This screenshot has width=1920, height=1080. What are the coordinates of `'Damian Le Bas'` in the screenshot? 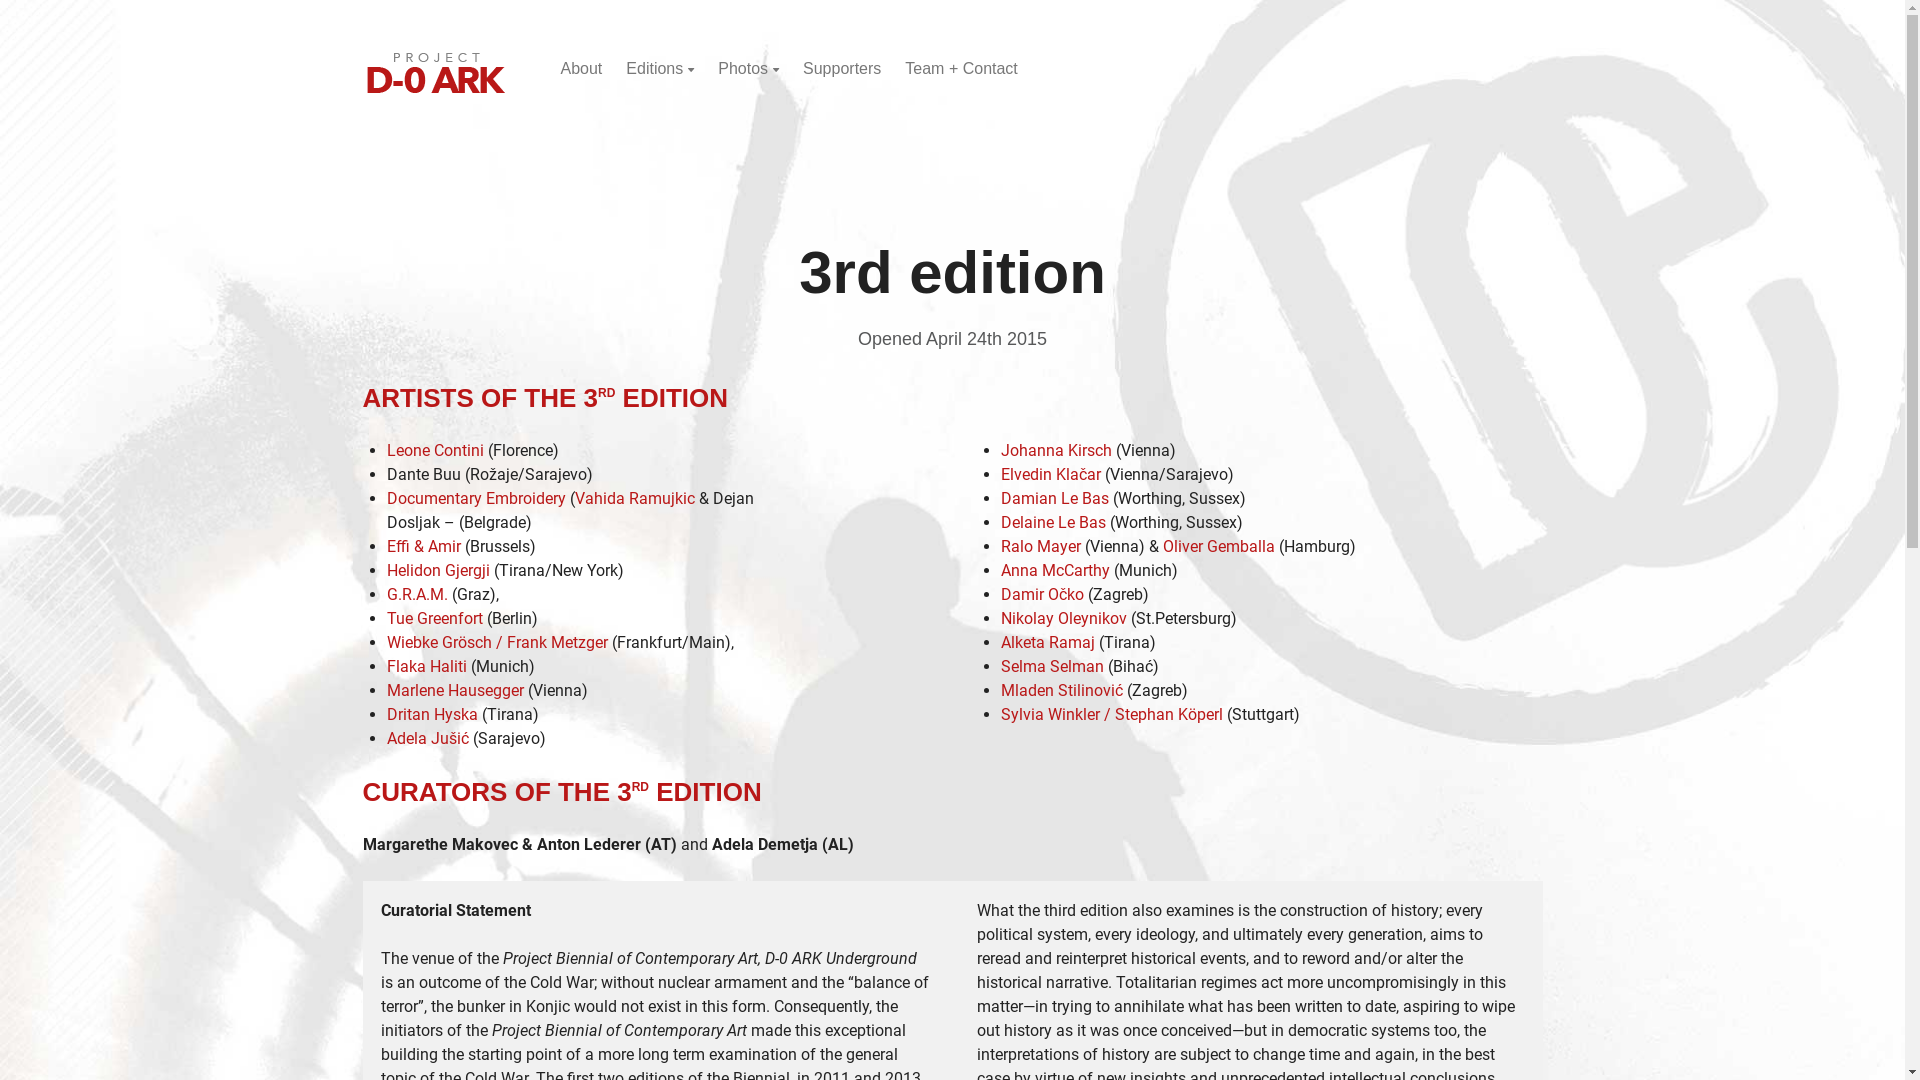 It's located at (1053, 497).